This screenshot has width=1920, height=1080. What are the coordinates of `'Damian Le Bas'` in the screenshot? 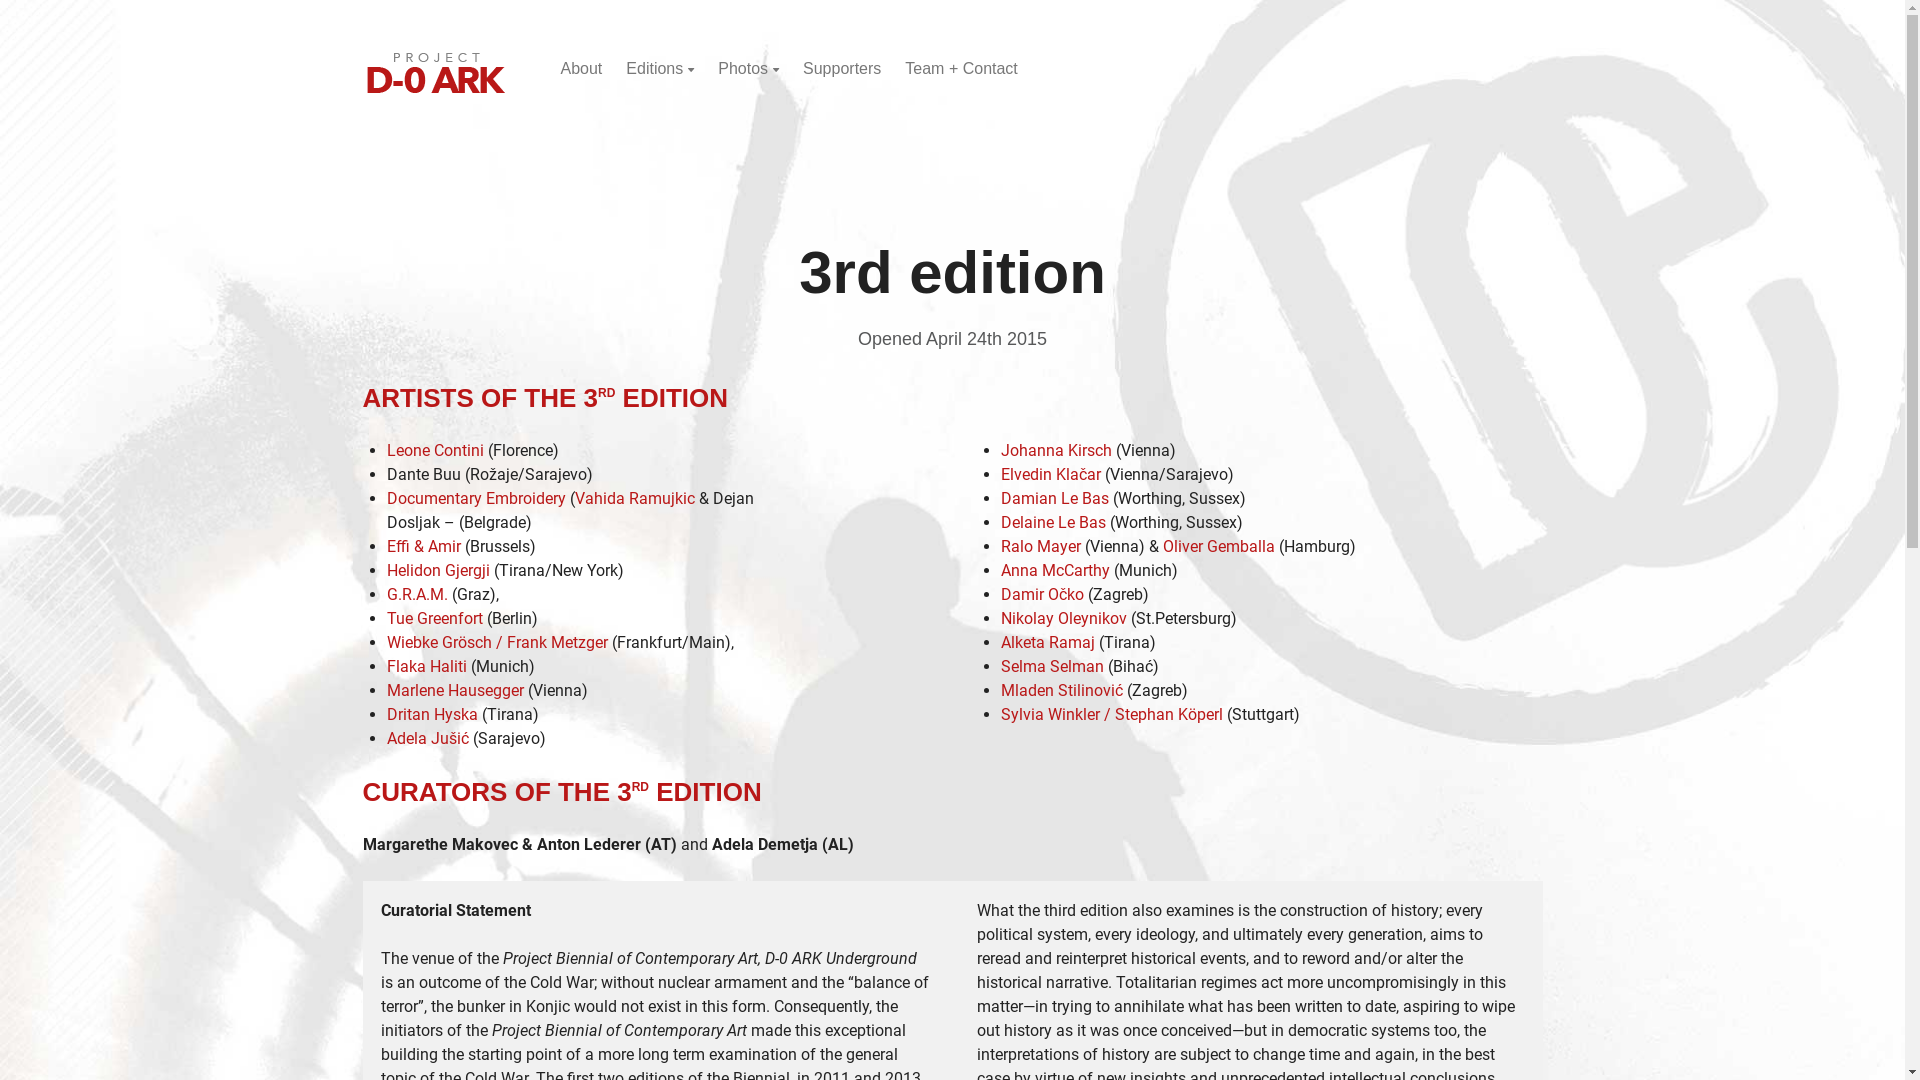 It's located at (1053, 497).